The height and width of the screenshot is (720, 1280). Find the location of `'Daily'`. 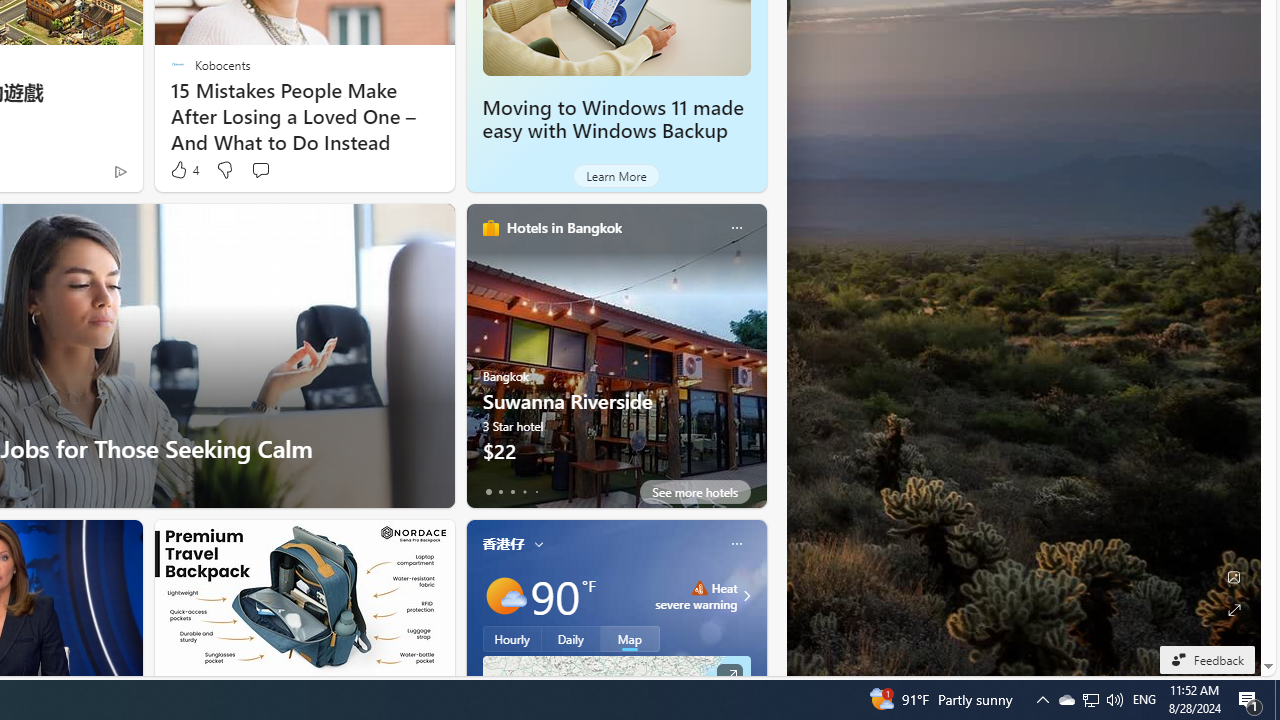

'Daily' is located at coordinates (570, 639).